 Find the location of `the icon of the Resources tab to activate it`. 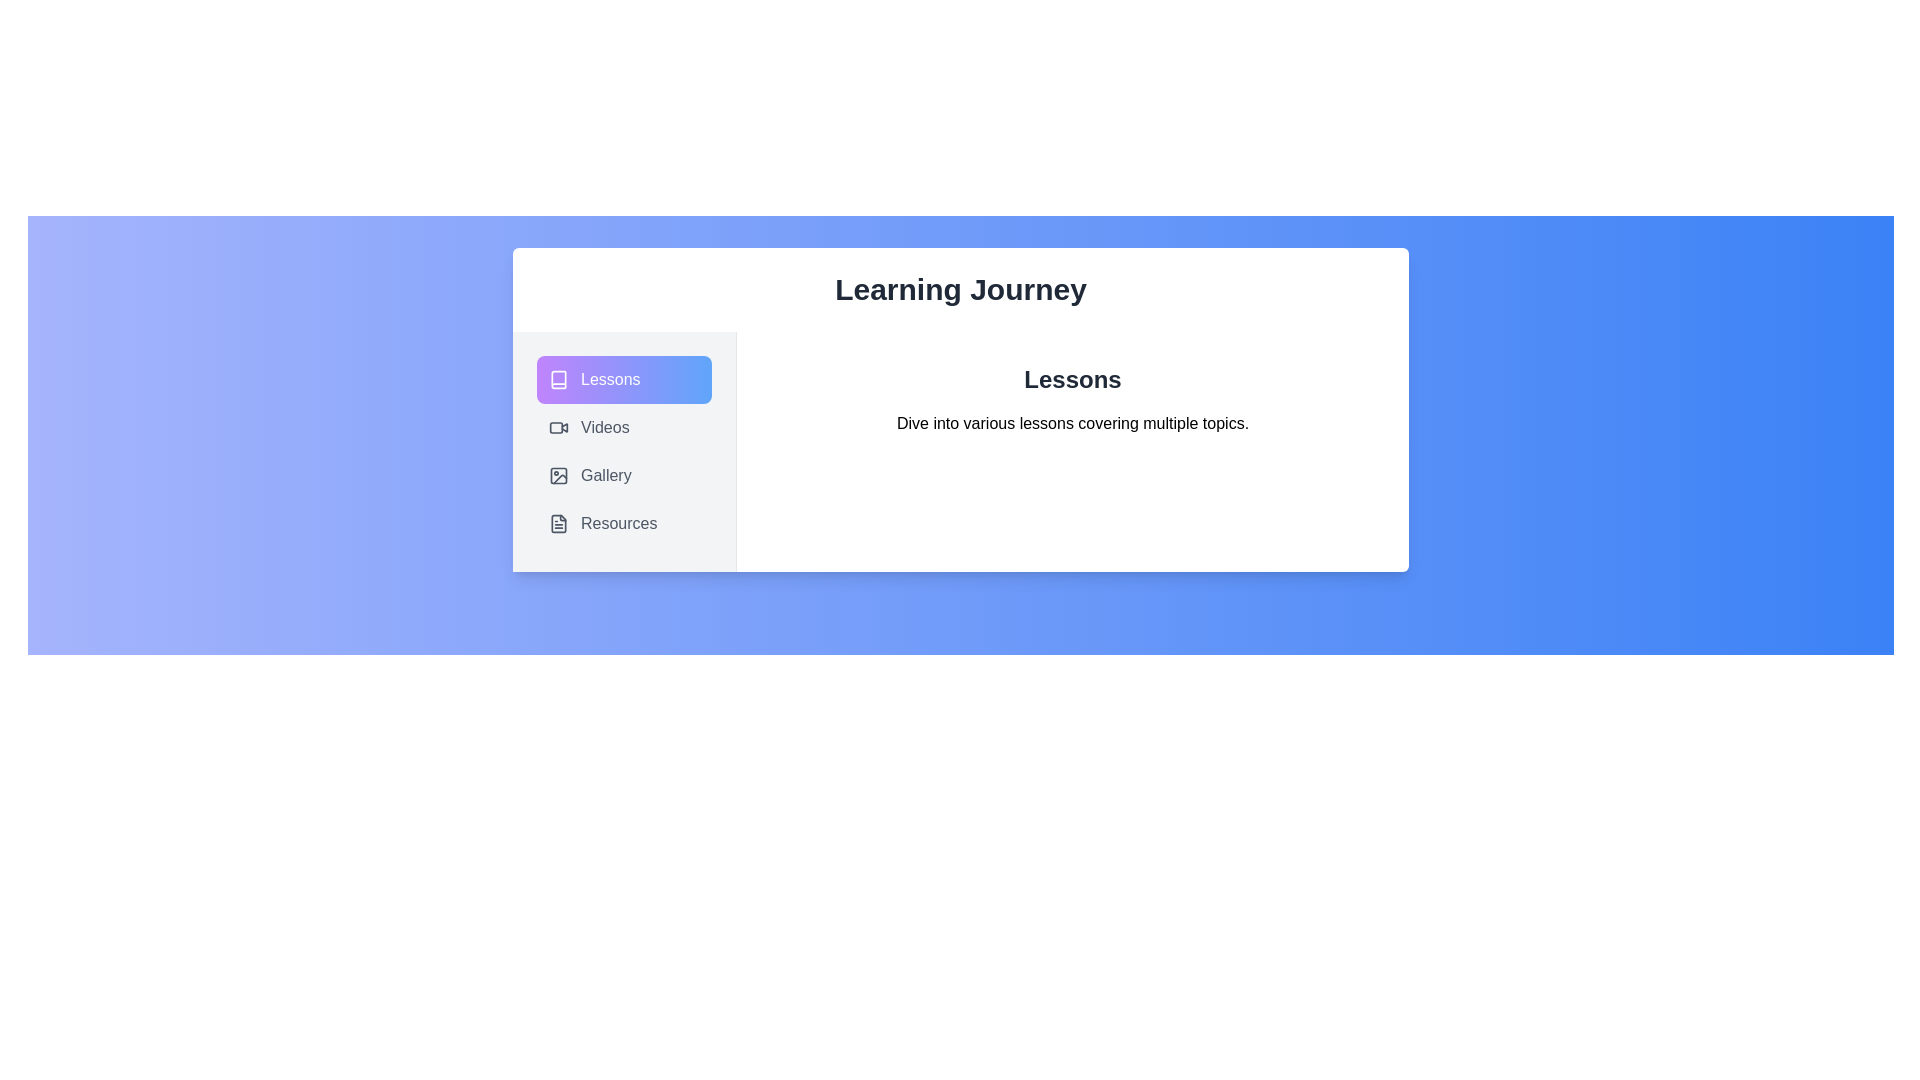

the icon of the Resources tab to activate it is located at coordinates (558, 523).